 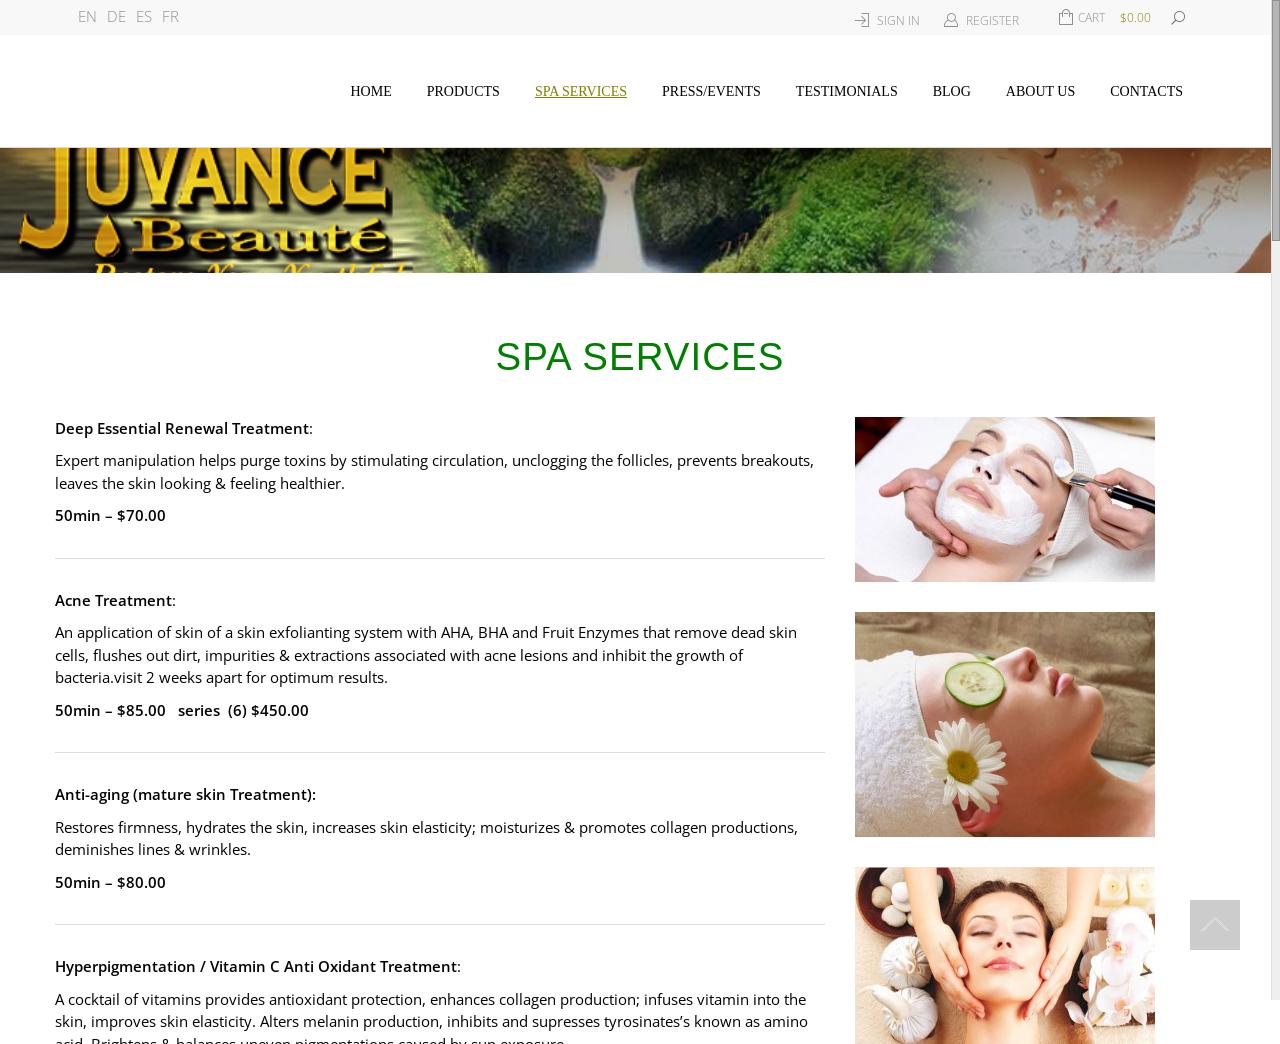 What do you see at coordinates (255, 965) in the screenshot?
I see `'Hyperpigmentation / Vitamin C Anti Oxidant Treatment'` at bounding box center [255, 965].